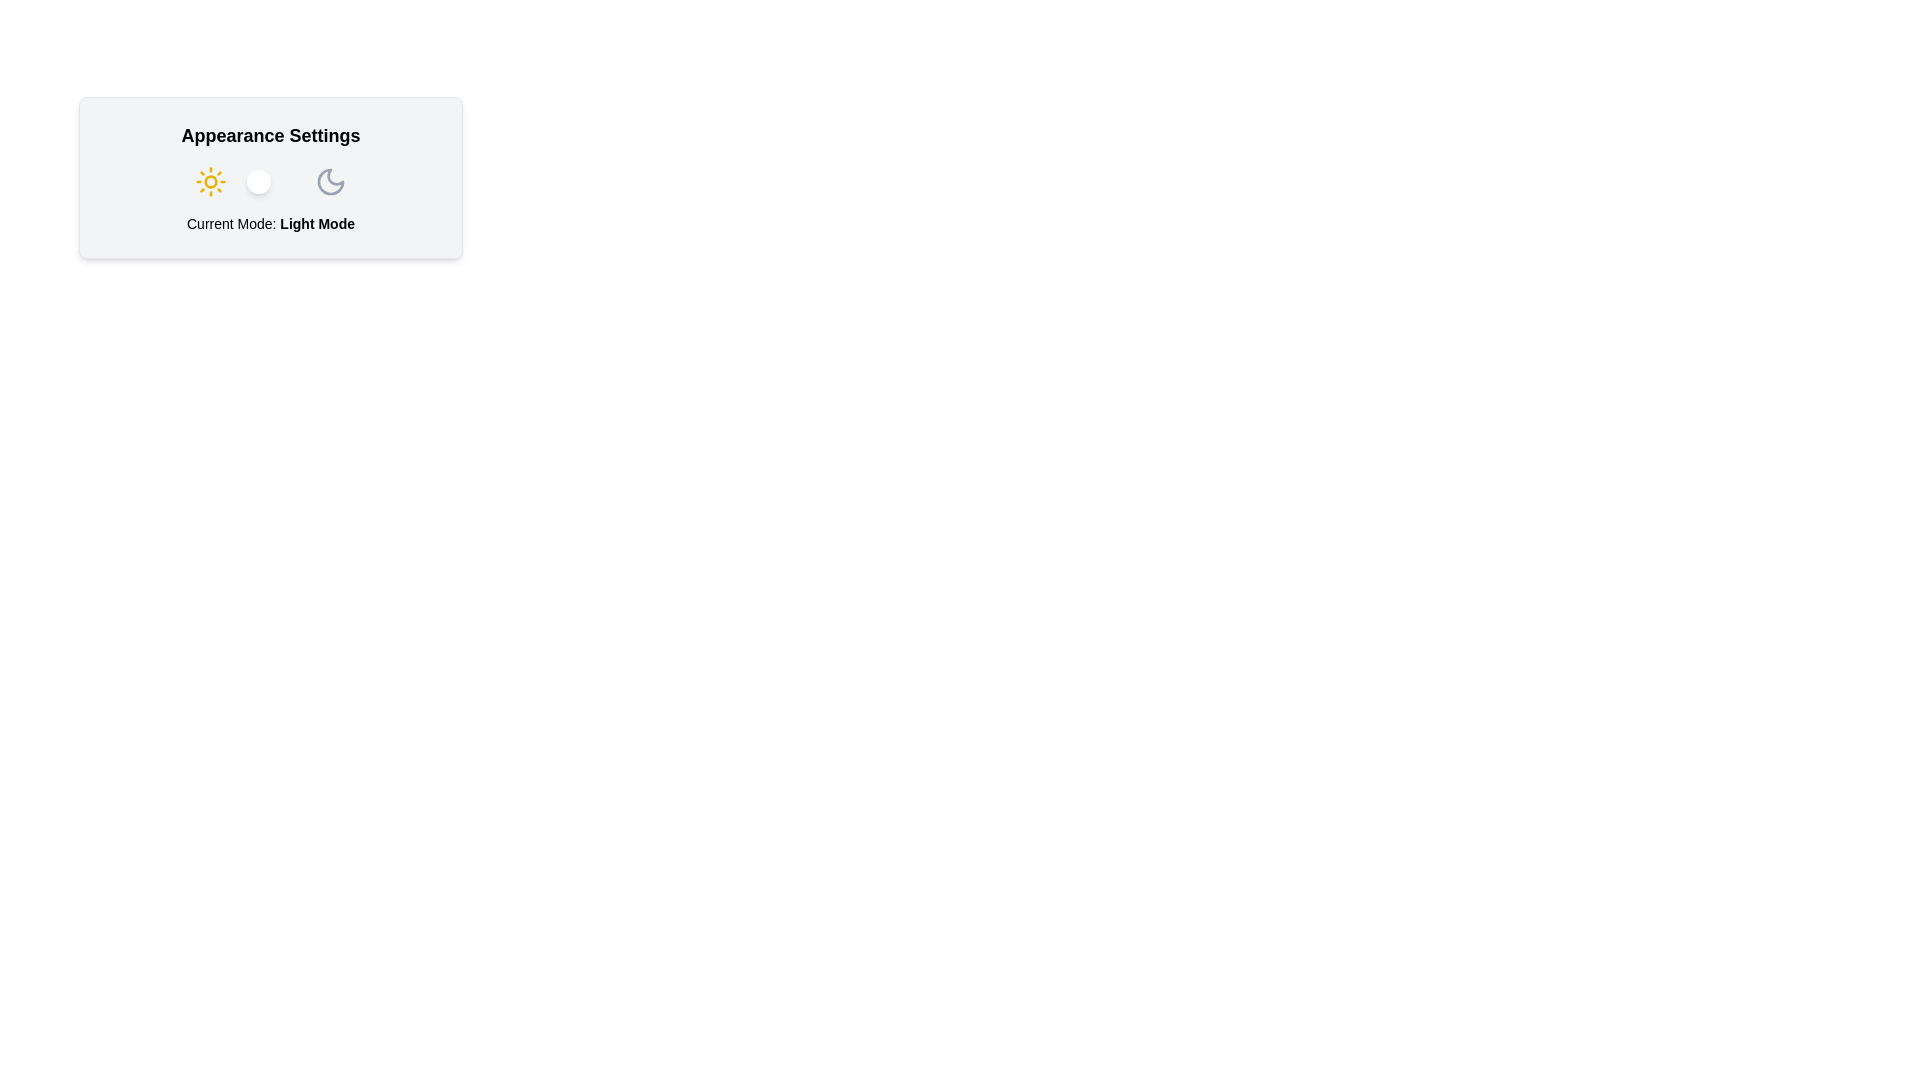 The width and height of the screenshot is (1920, 1080). I want to click on the dark mode toggle icon located in the top-right section of the appearance settings card, which is the third interactive element in the horizontal sequence, so click(331, 181).